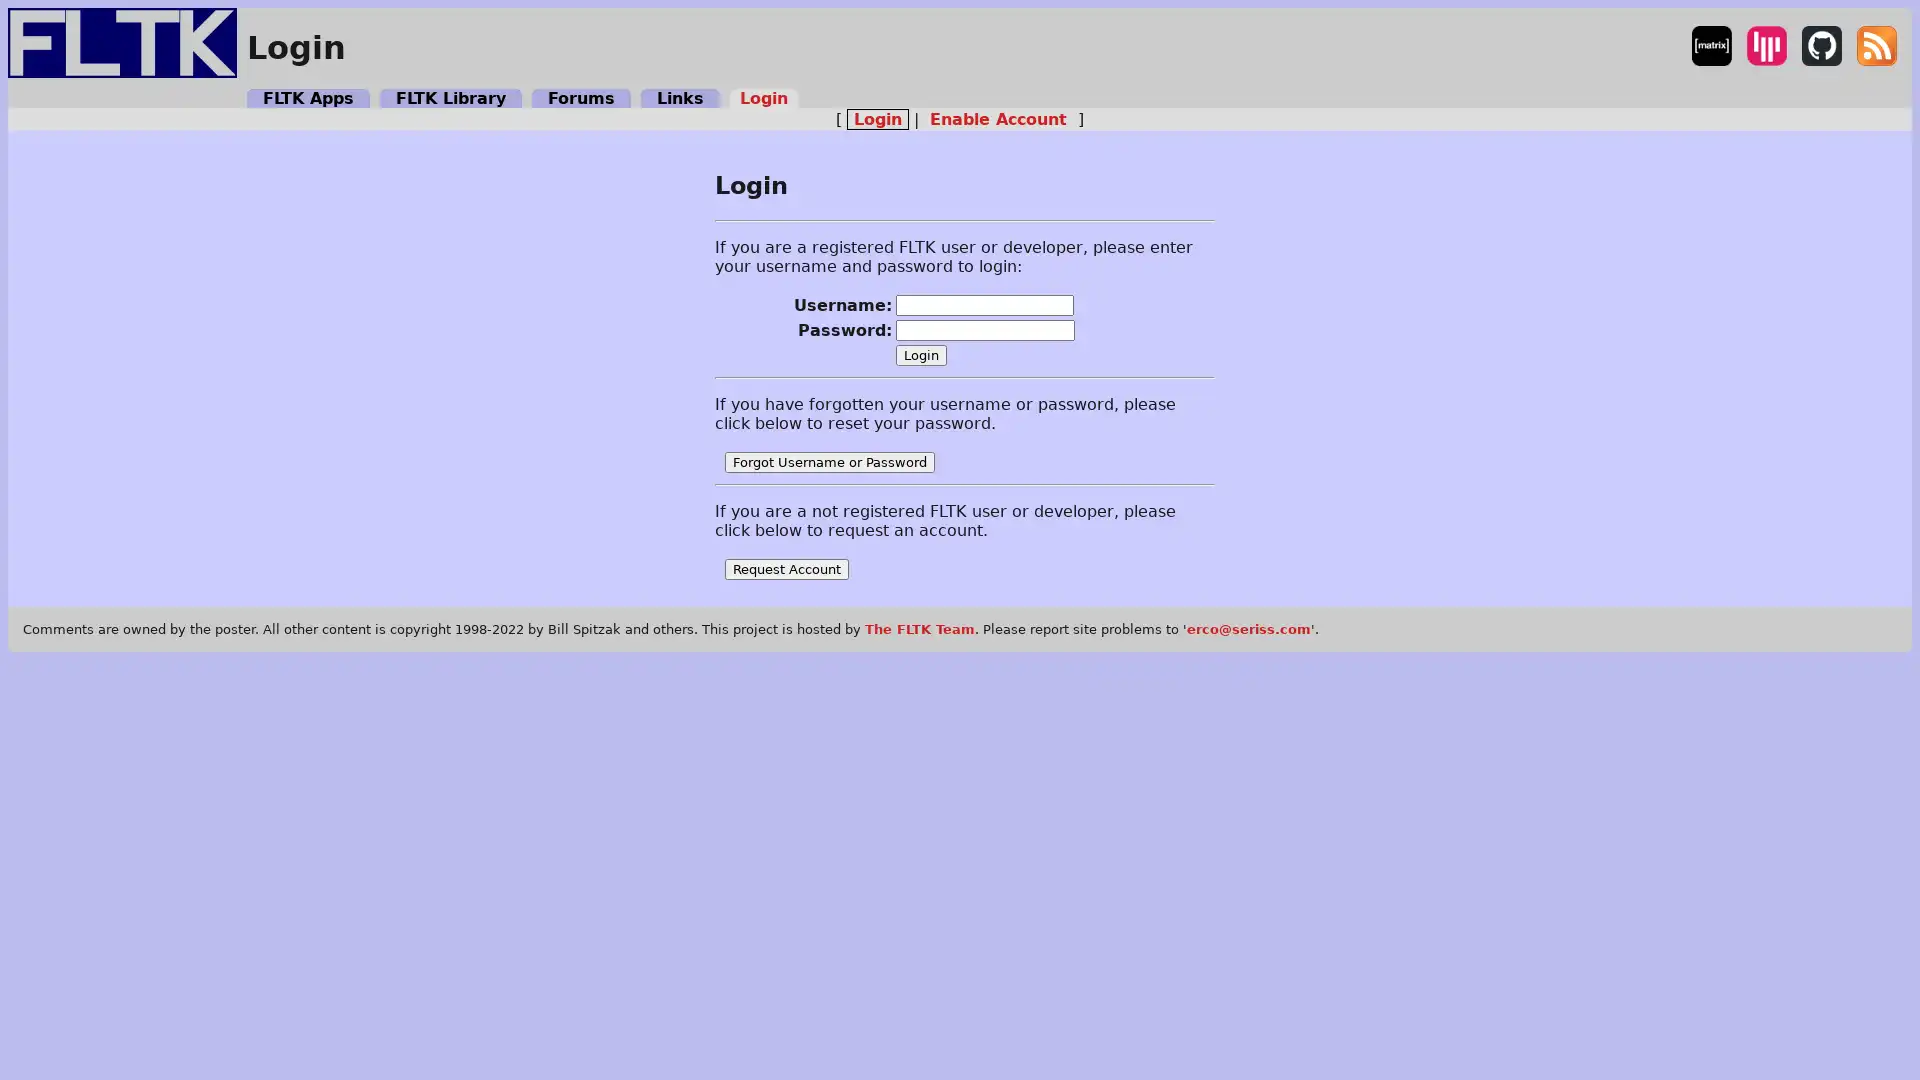  Describe the element at coordinates (919, 353) in the screenshot. I see `Login` at that location.